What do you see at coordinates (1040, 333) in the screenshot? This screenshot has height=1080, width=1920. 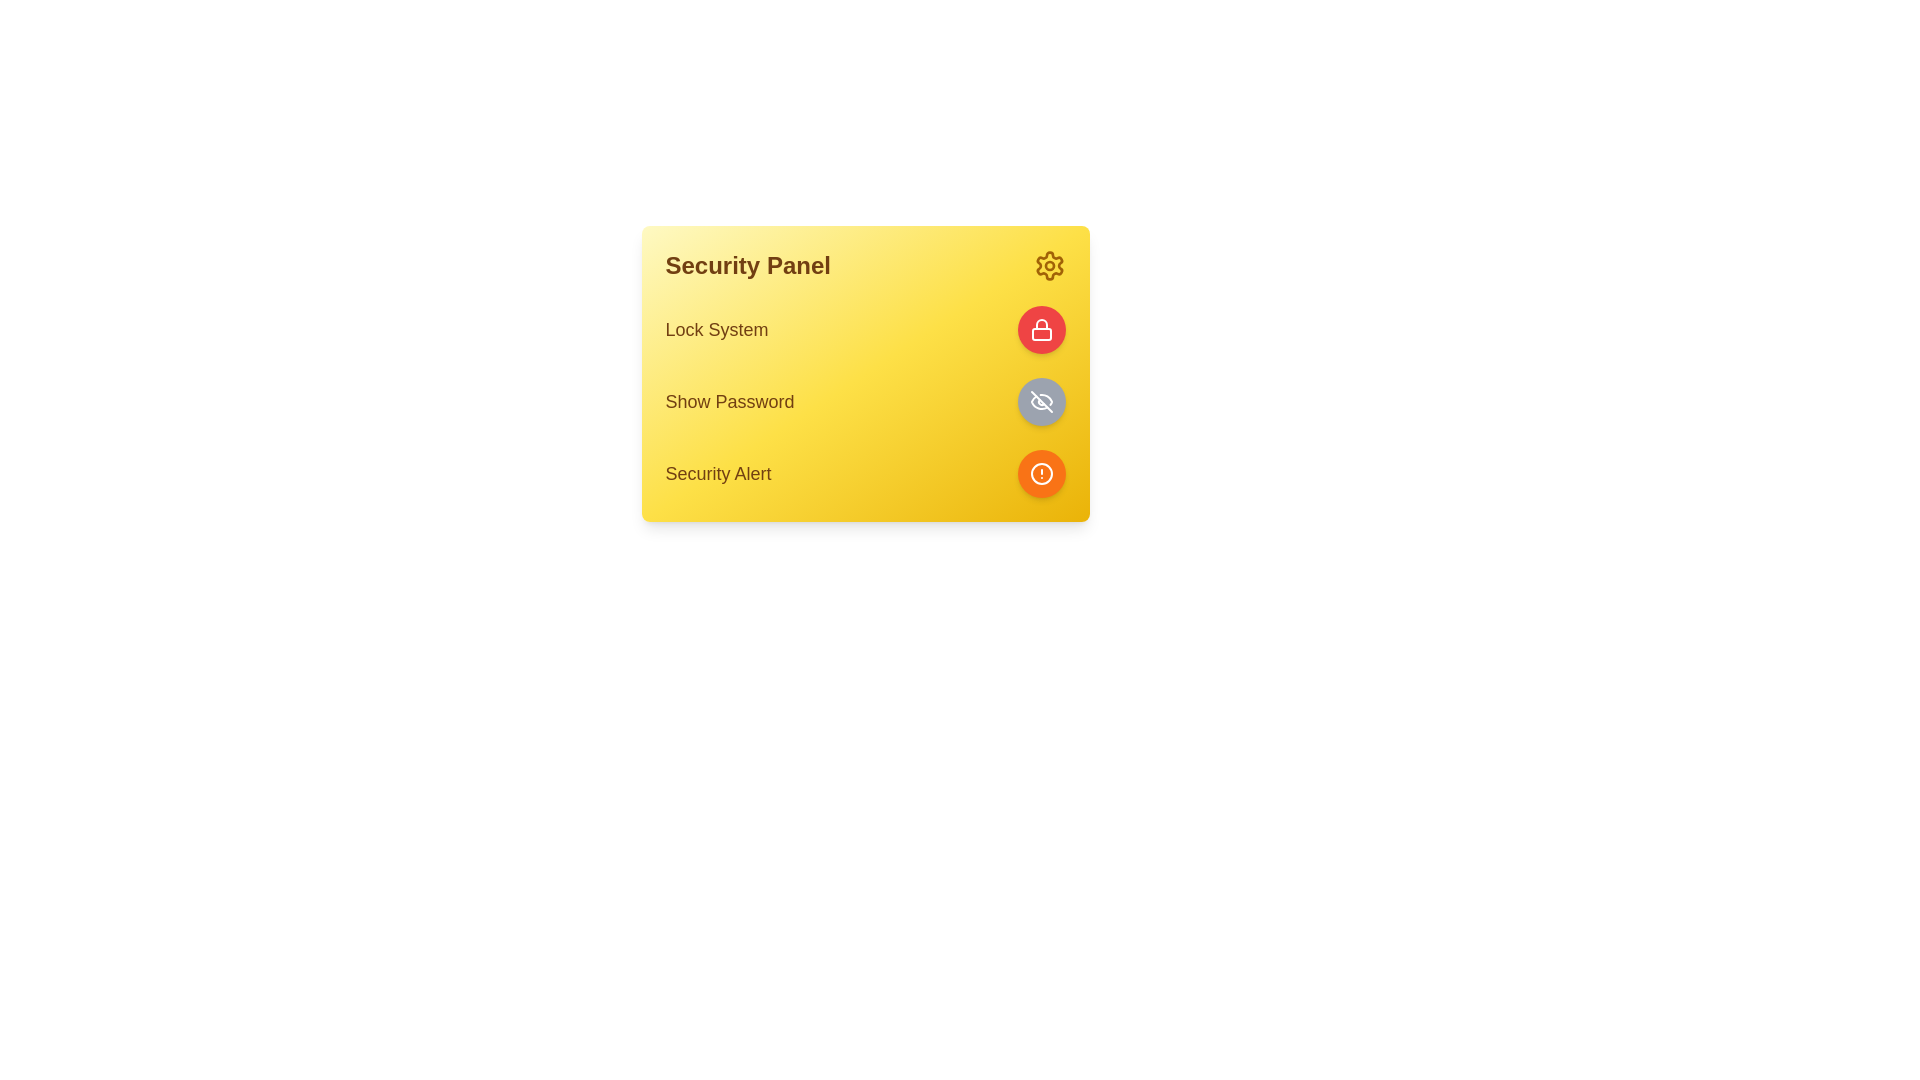 I see `the decorative rectangular component representing the lock's body in the lock icon within the 'Security Panel' interface` at bounding box center [1040, 333].